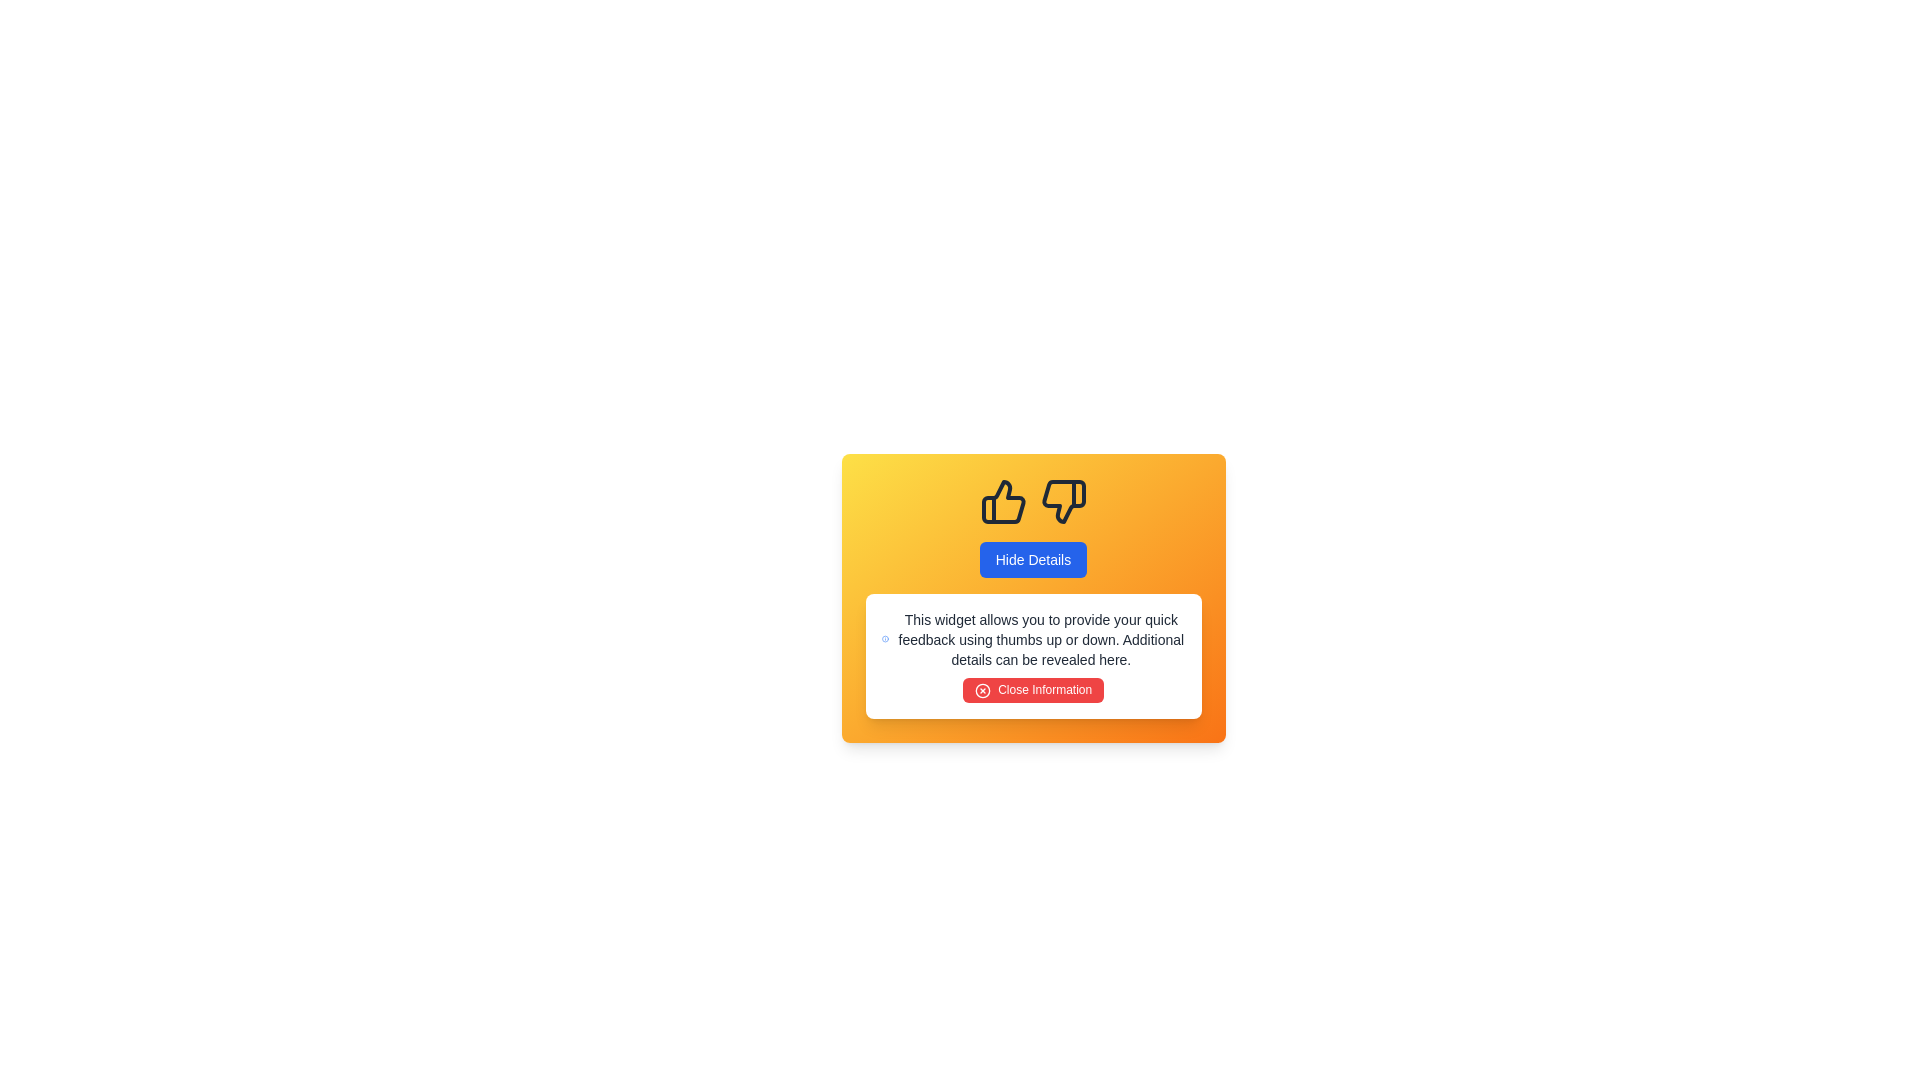 The width and height of the screenshot is (1920, 1080). Describe the element at coordinates (1003, 500) in the screenshot. I see `the positive feedback button, which is positioned to the left of the thumbs-down icon and above the 'Hide Details' button` at that location.